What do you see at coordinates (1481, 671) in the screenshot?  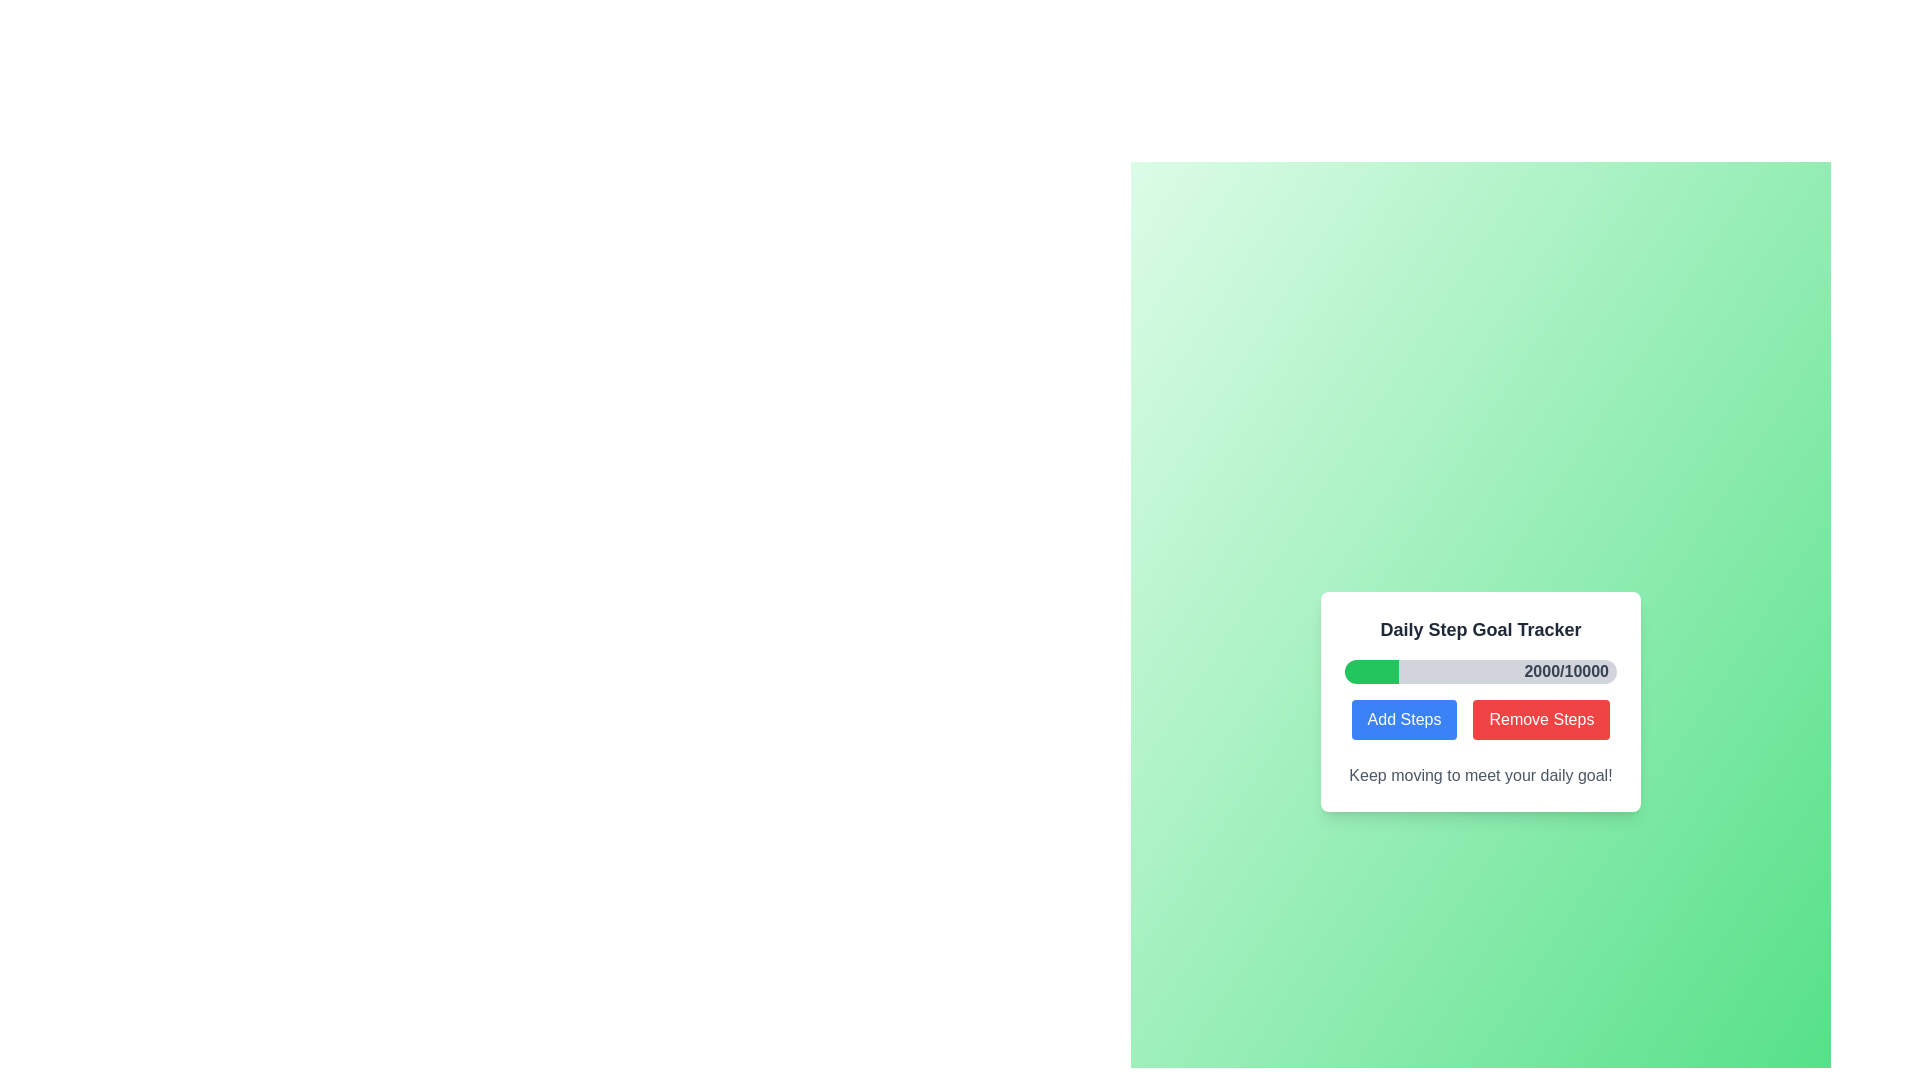 I see `the progress bar located below the 'Daily Step Goal Tracker' title, which has a green filled section and displays the current and target values ('2000/10000')` at bounding box center [1481, 671].